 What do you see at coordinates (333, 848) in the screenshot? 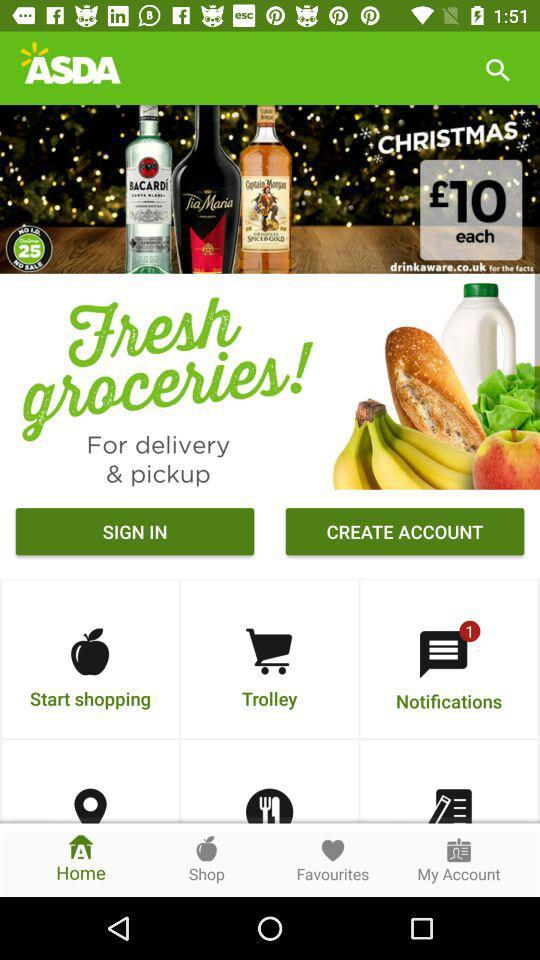
I see `the heart icon at the bottom` at bounding box center [333, 848].